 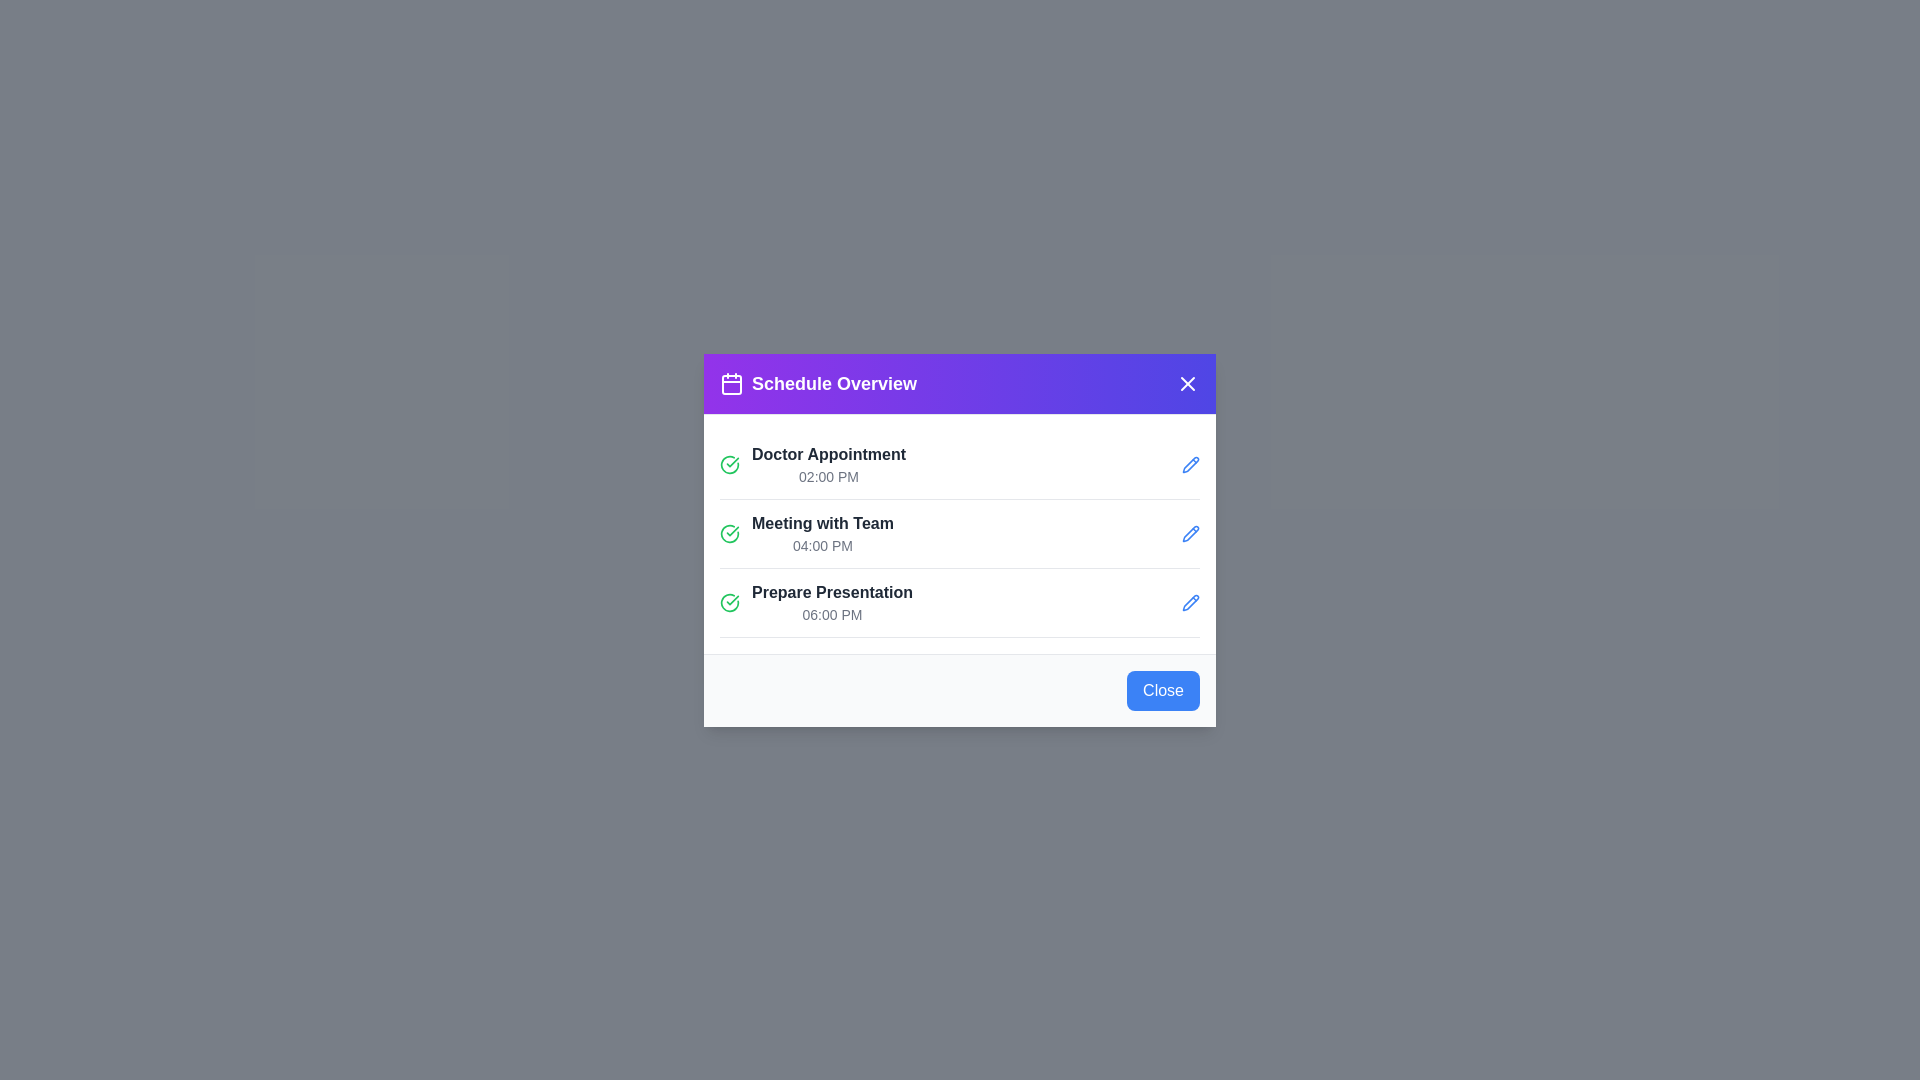 What do you see at coordinates (728, 532) in the screenshot?
I see `the circular check icon indicating completion for the 'Doctor Appointment' list item in the 'Schedule Overview' dialog box` at bounding box center [728, 532].